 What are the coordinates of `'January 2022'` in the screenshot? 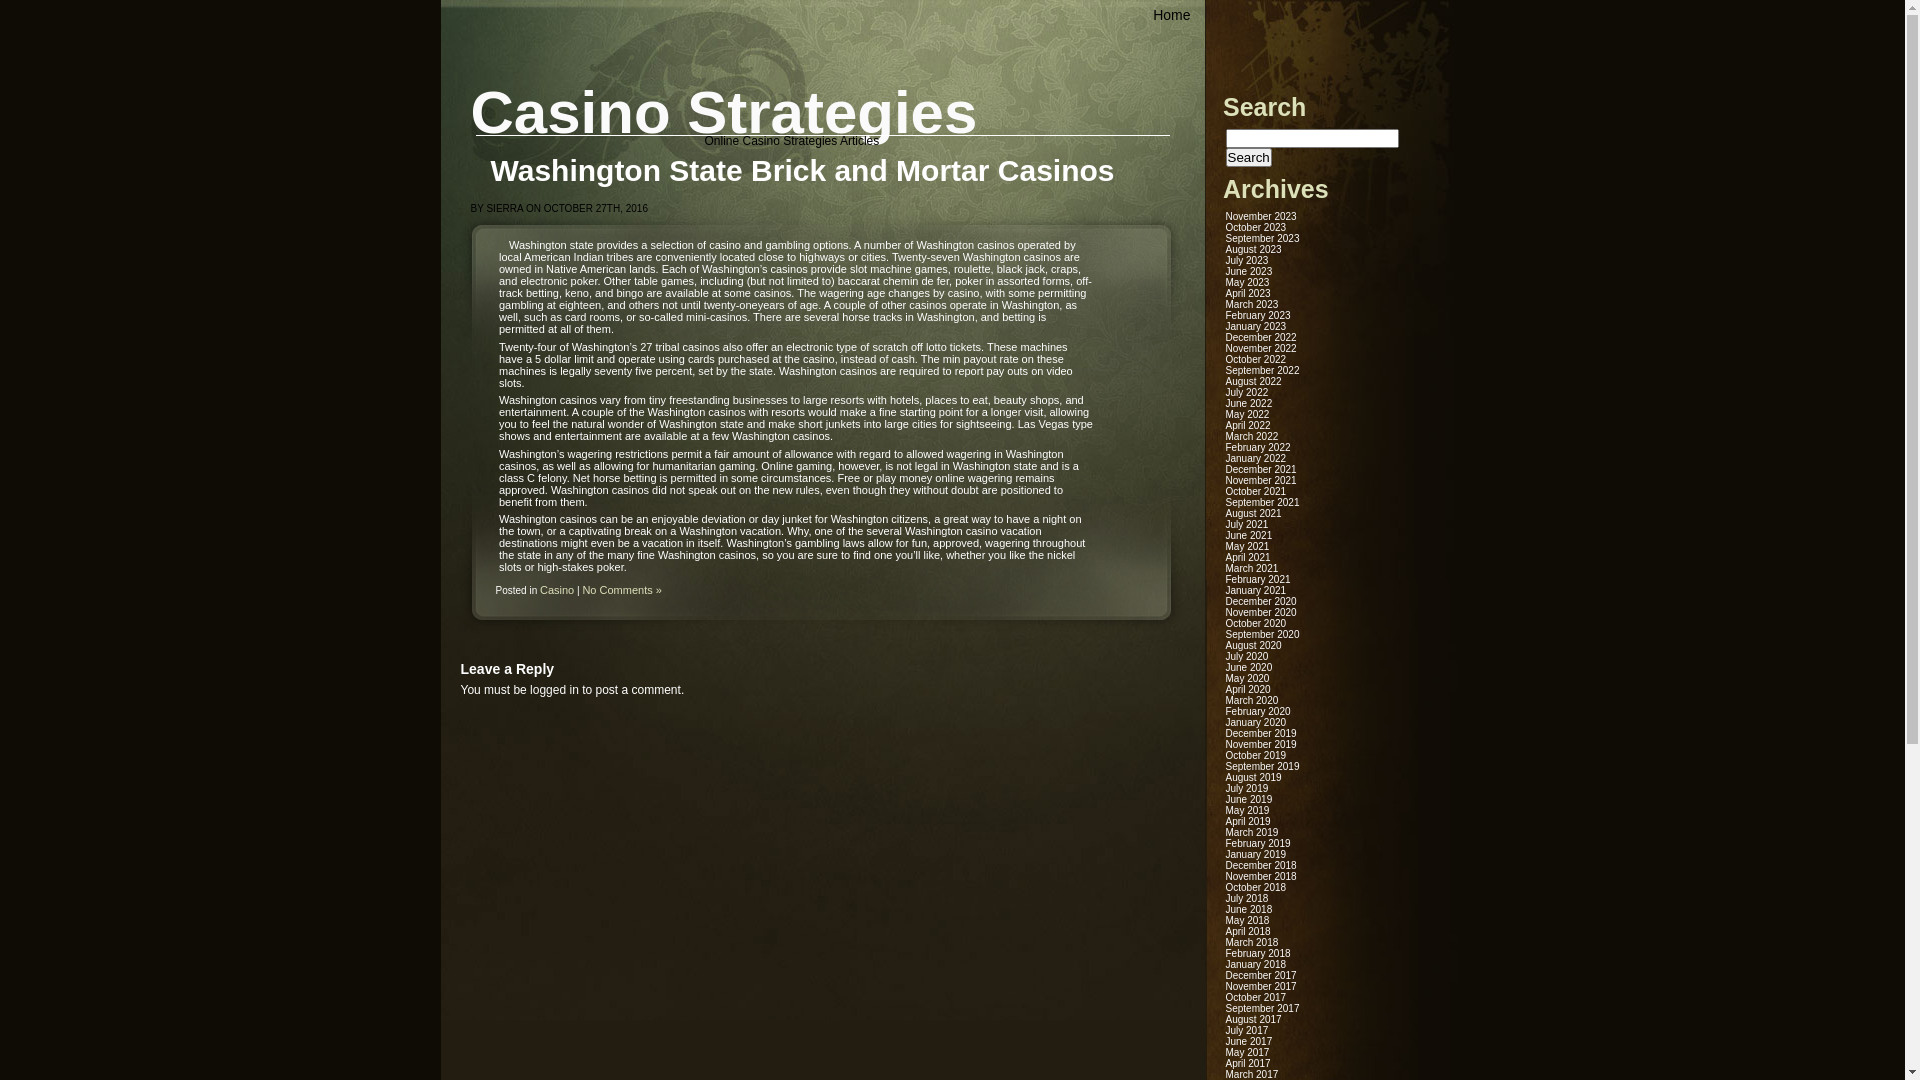 It's located at (1255, 458).